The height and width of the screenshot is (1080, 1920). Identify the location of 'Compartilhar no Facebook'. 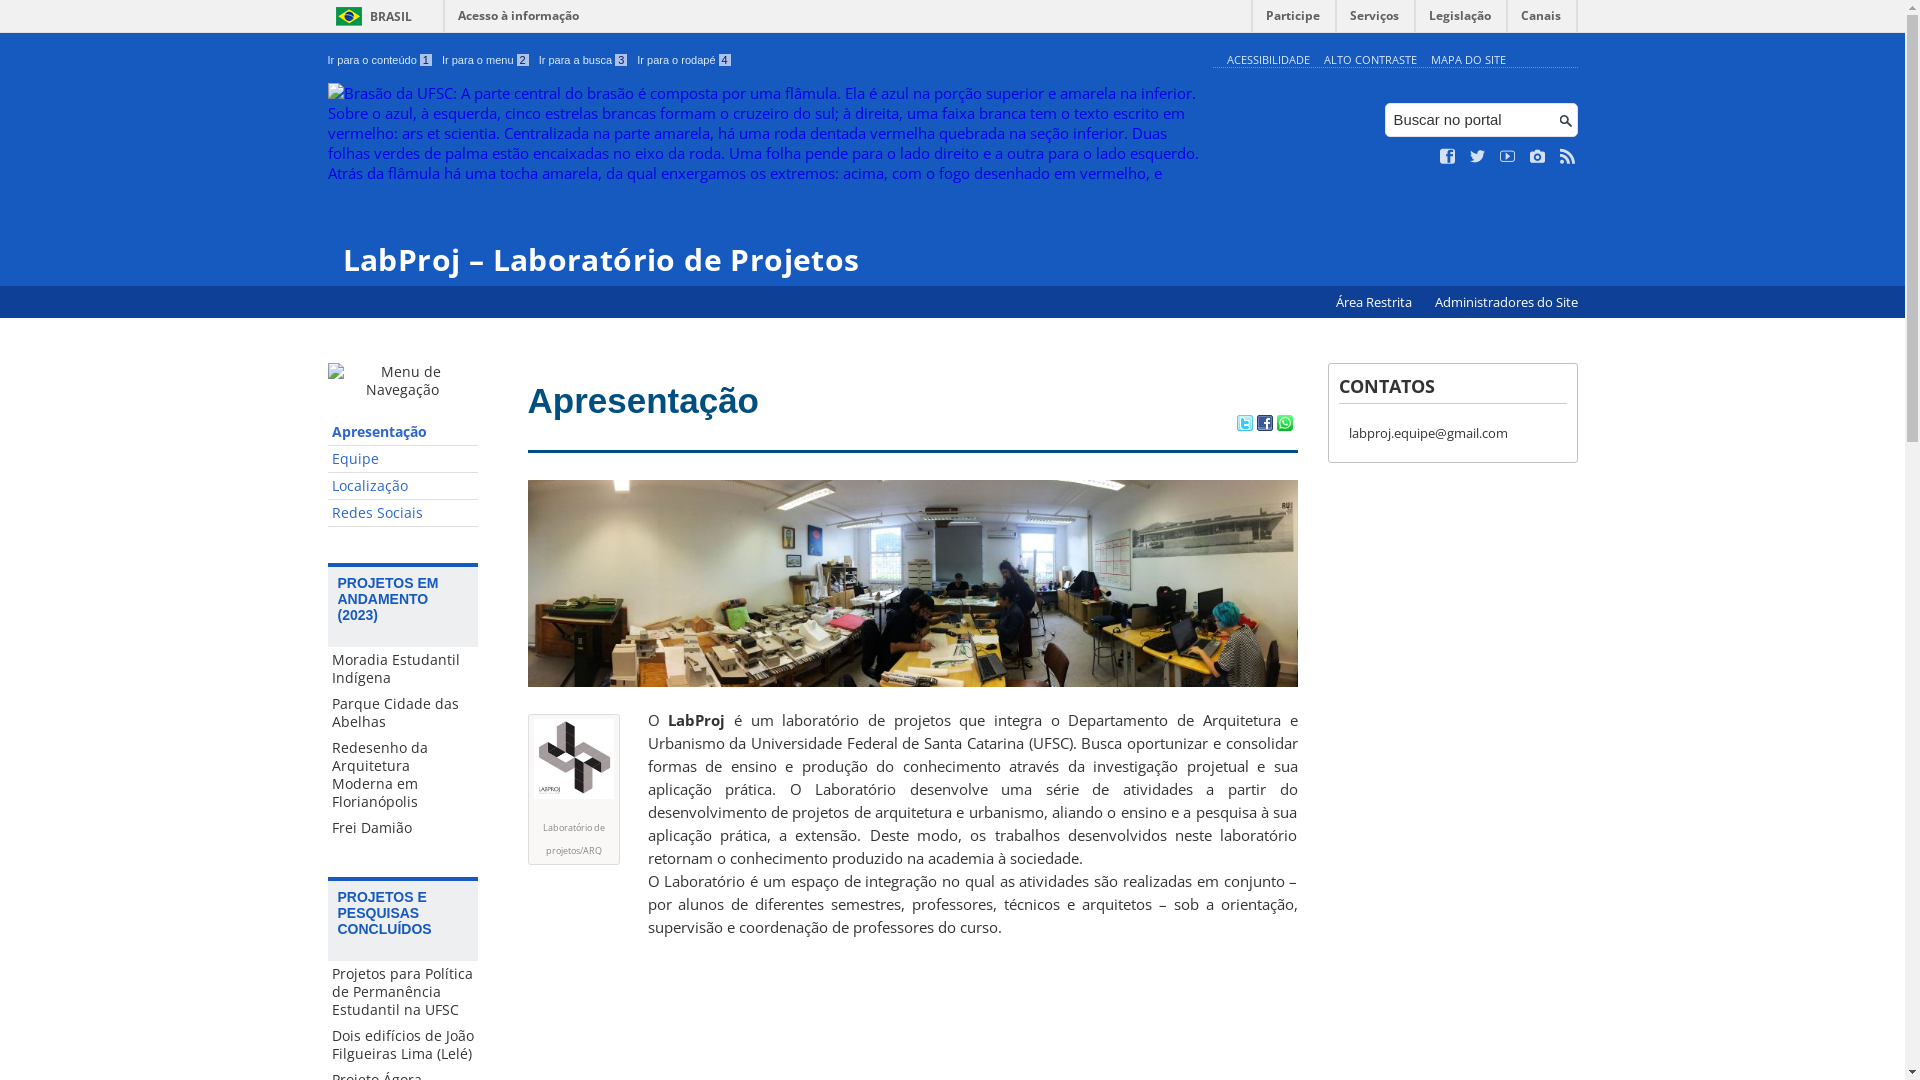
(1262, 423).